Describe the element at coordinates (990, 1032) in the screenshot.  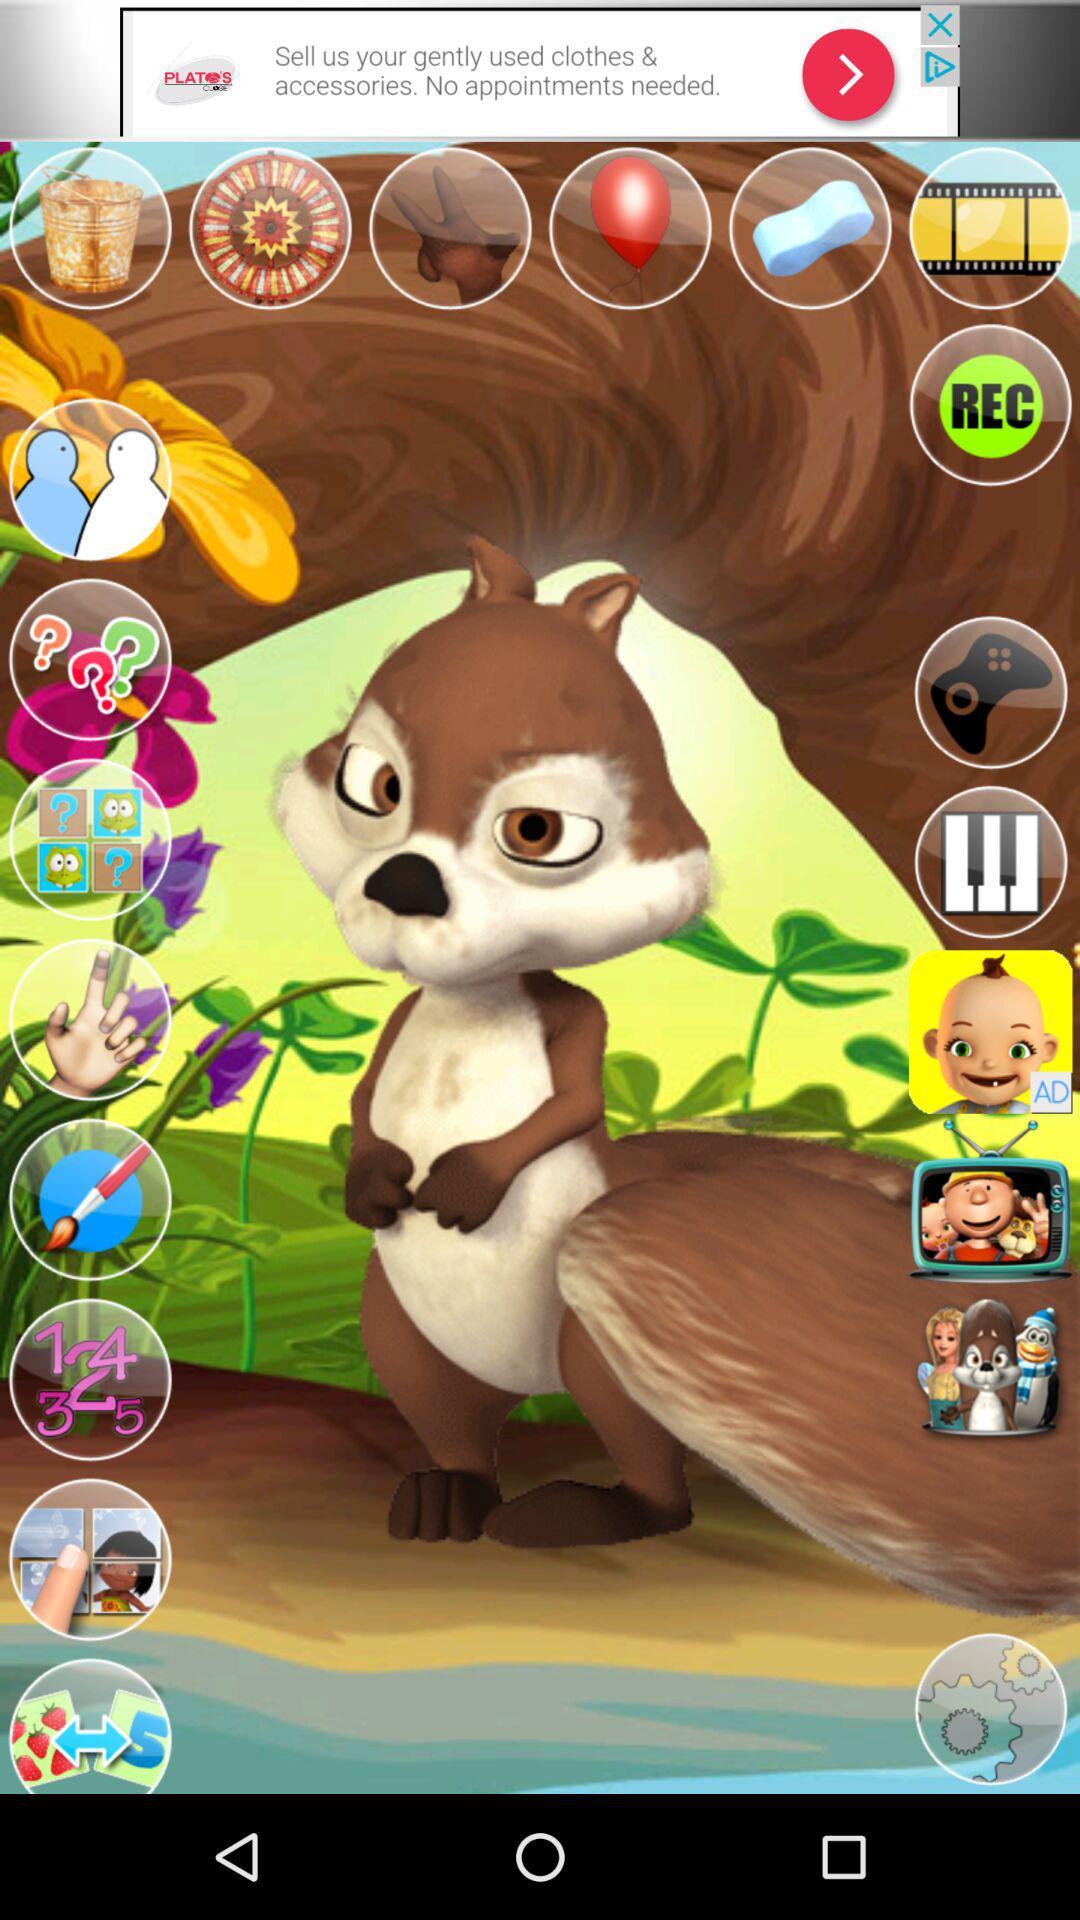
I see `application` at that location.